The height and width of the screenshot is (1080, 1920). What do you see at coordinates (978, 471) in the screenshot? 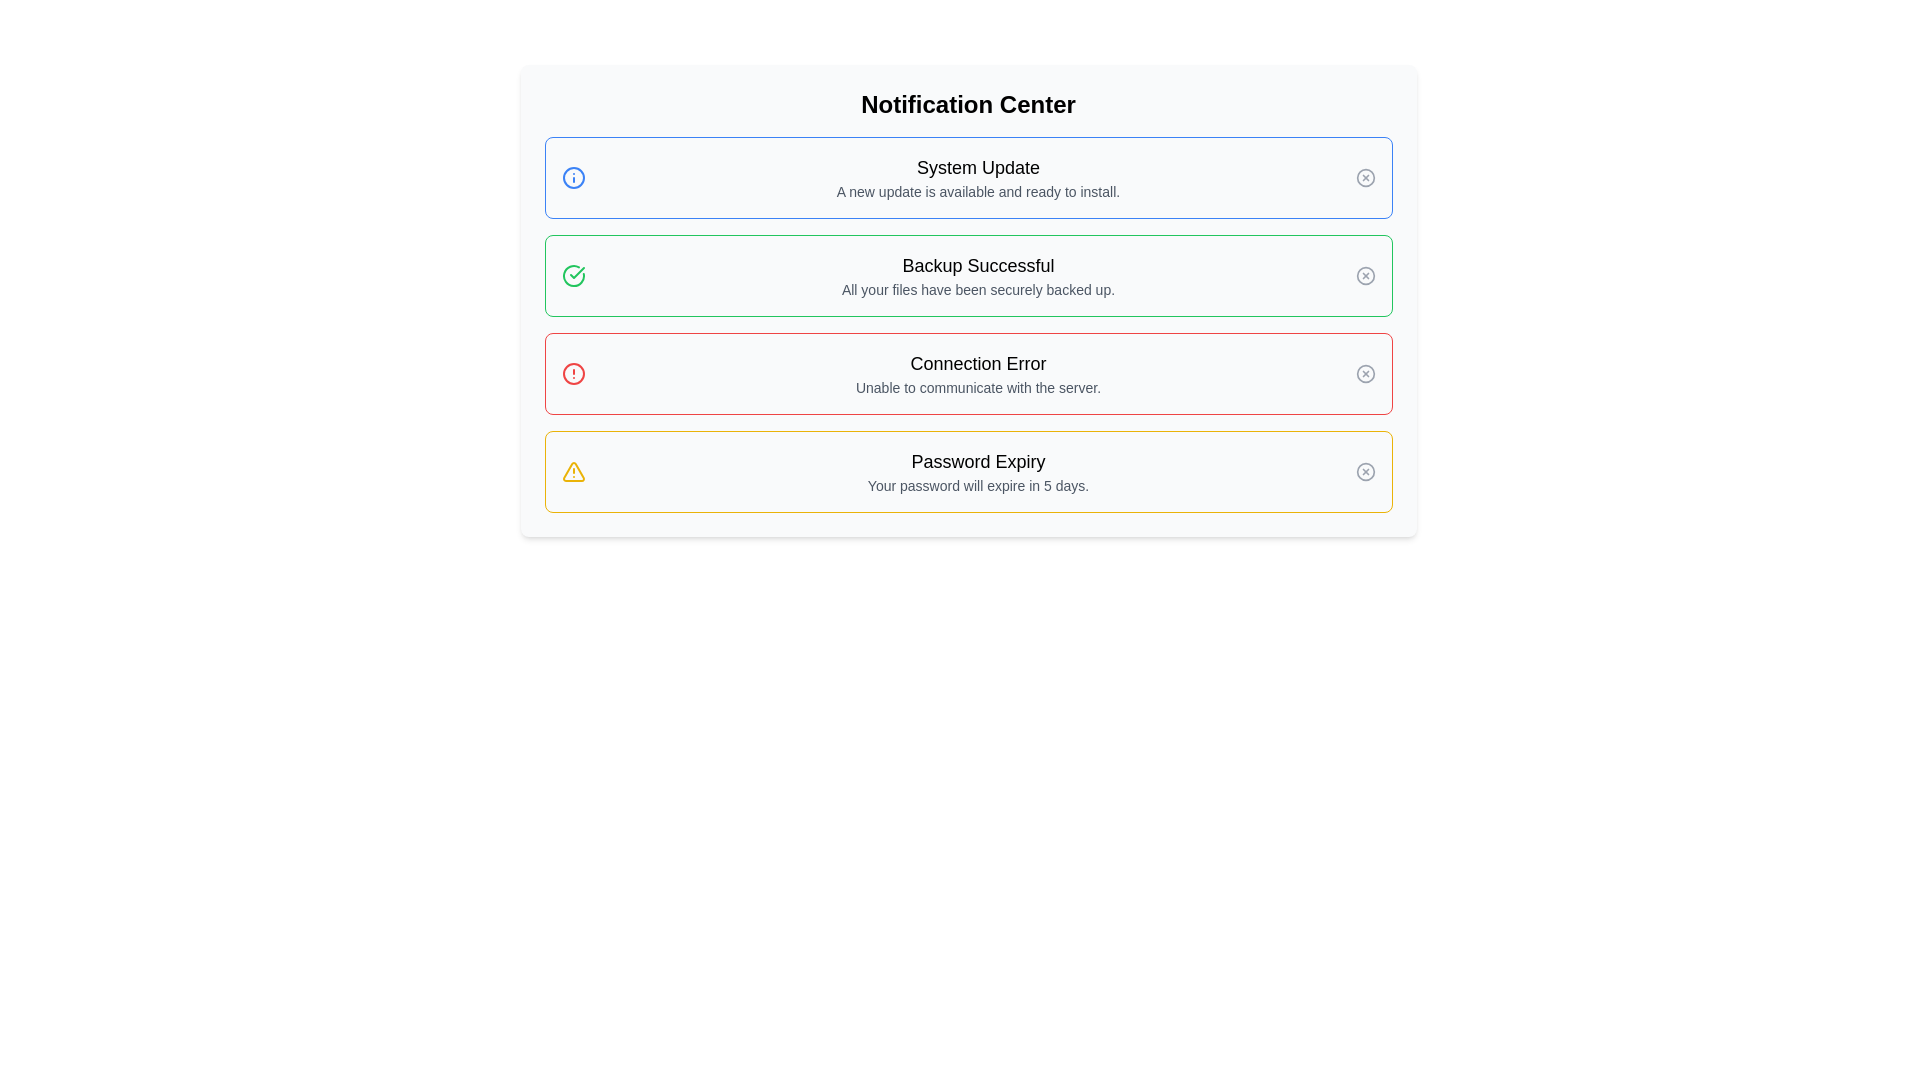
I see `information provided in the 'Password Expiry' text content block, which includes the header and description about password expiration` at bounding box center [978, 471].